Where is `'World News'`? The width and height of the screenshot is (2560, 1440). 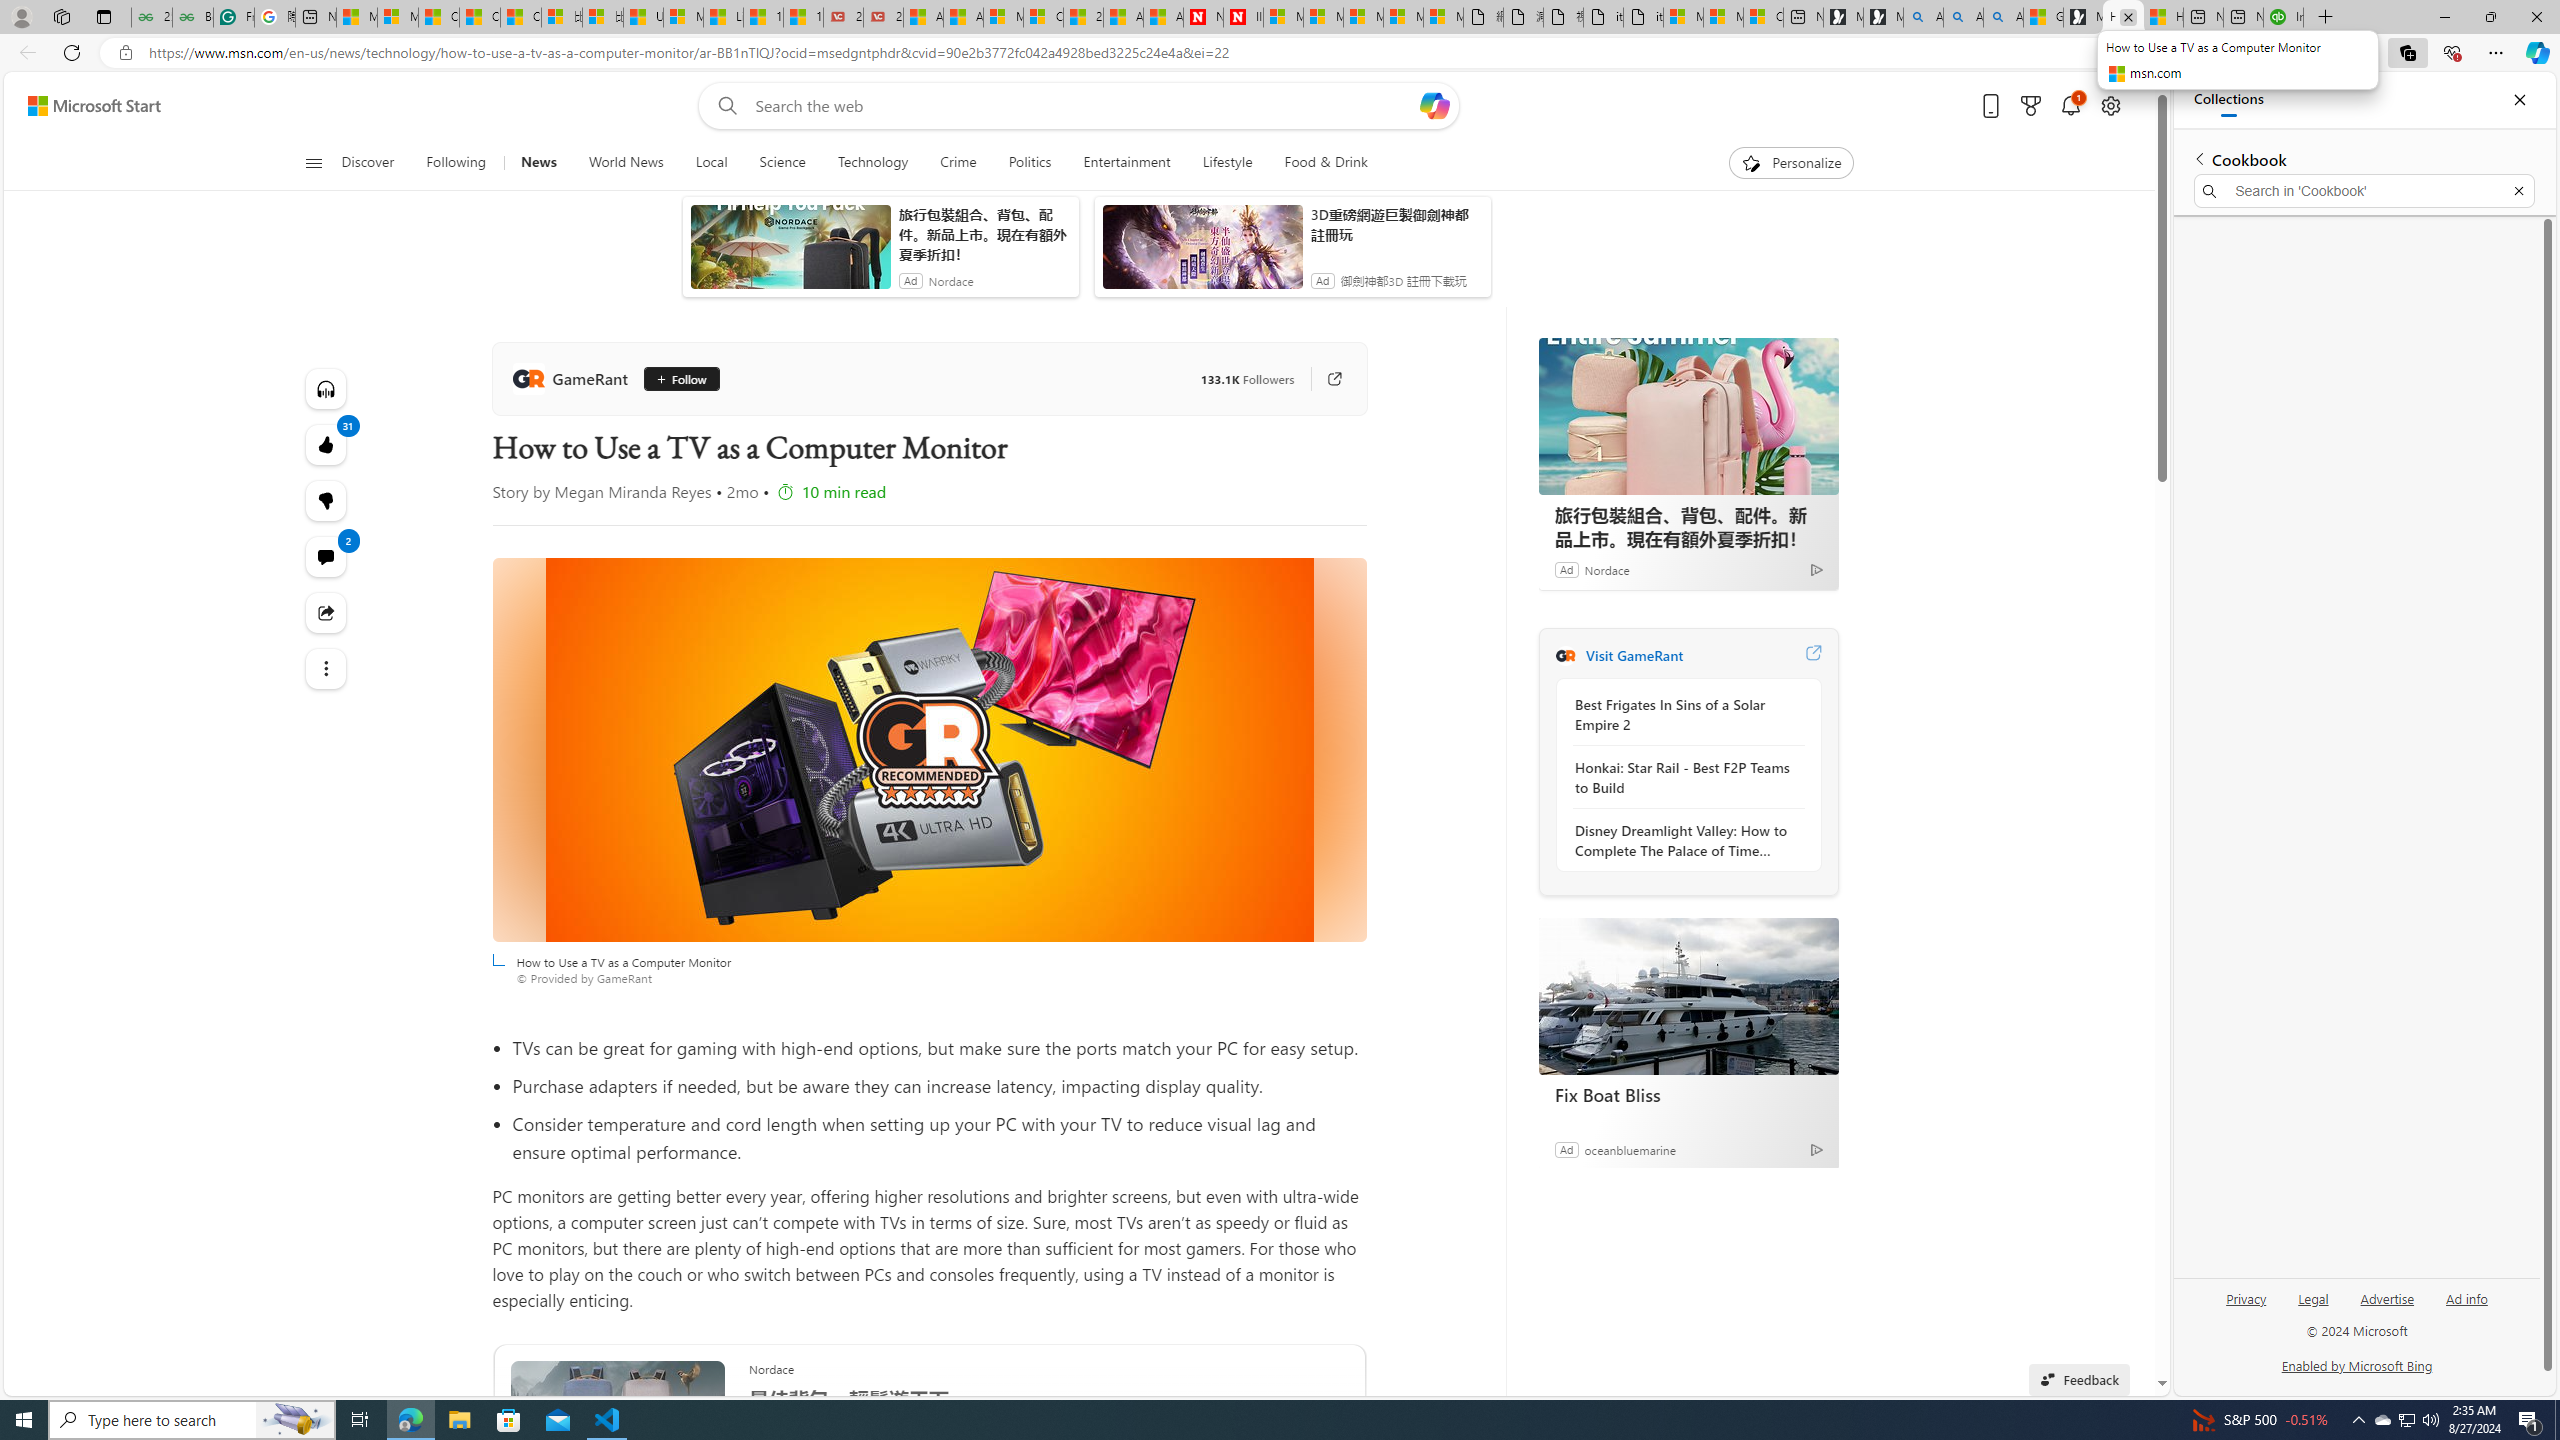 'World News' is located at coordinates (624, 162).